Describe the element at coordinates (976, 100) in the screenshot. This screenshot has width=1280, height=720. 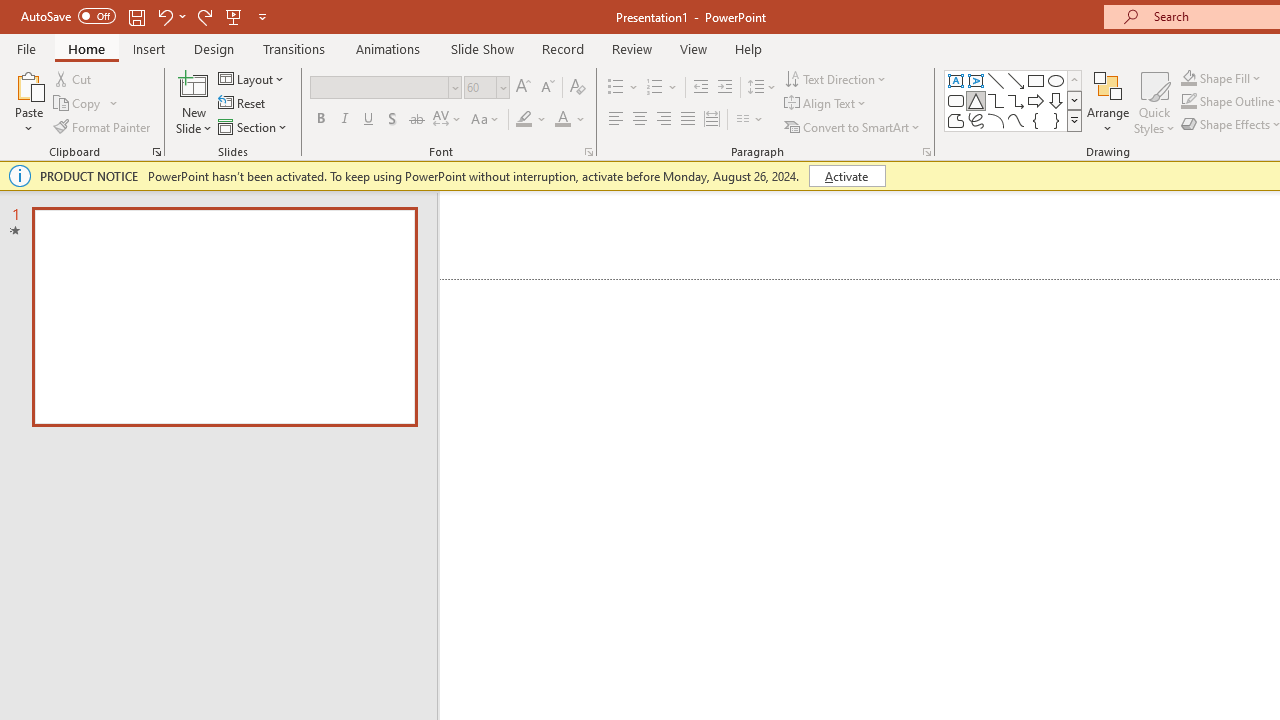
I see `'Isosceles Triangle'` at that location.